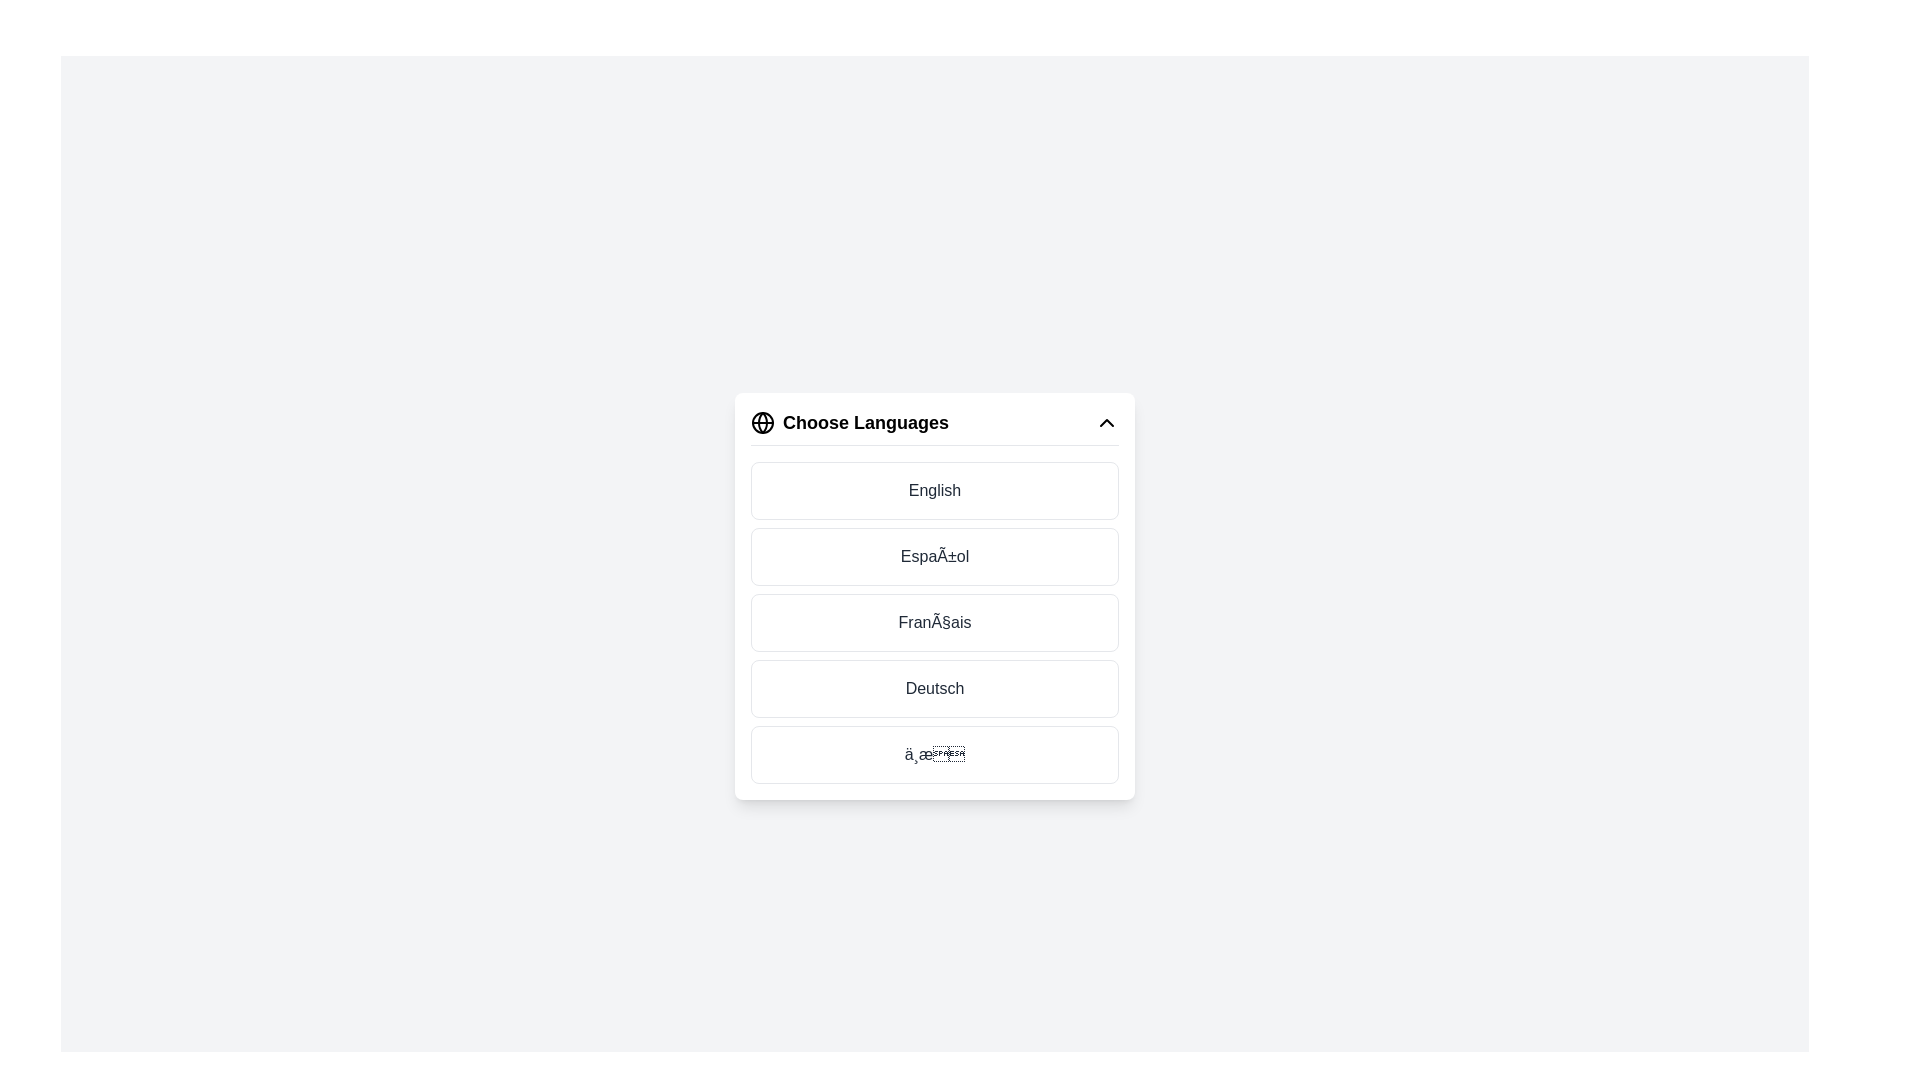 Image resolution: width=1920 pixels, height=1080 pixels. What do you see at coordinates (762, 421) in the screenshot?
I see `the Circle graphic within the globe icon located in the top left area of the language options dropdown box` at bounding box center [762, 421].